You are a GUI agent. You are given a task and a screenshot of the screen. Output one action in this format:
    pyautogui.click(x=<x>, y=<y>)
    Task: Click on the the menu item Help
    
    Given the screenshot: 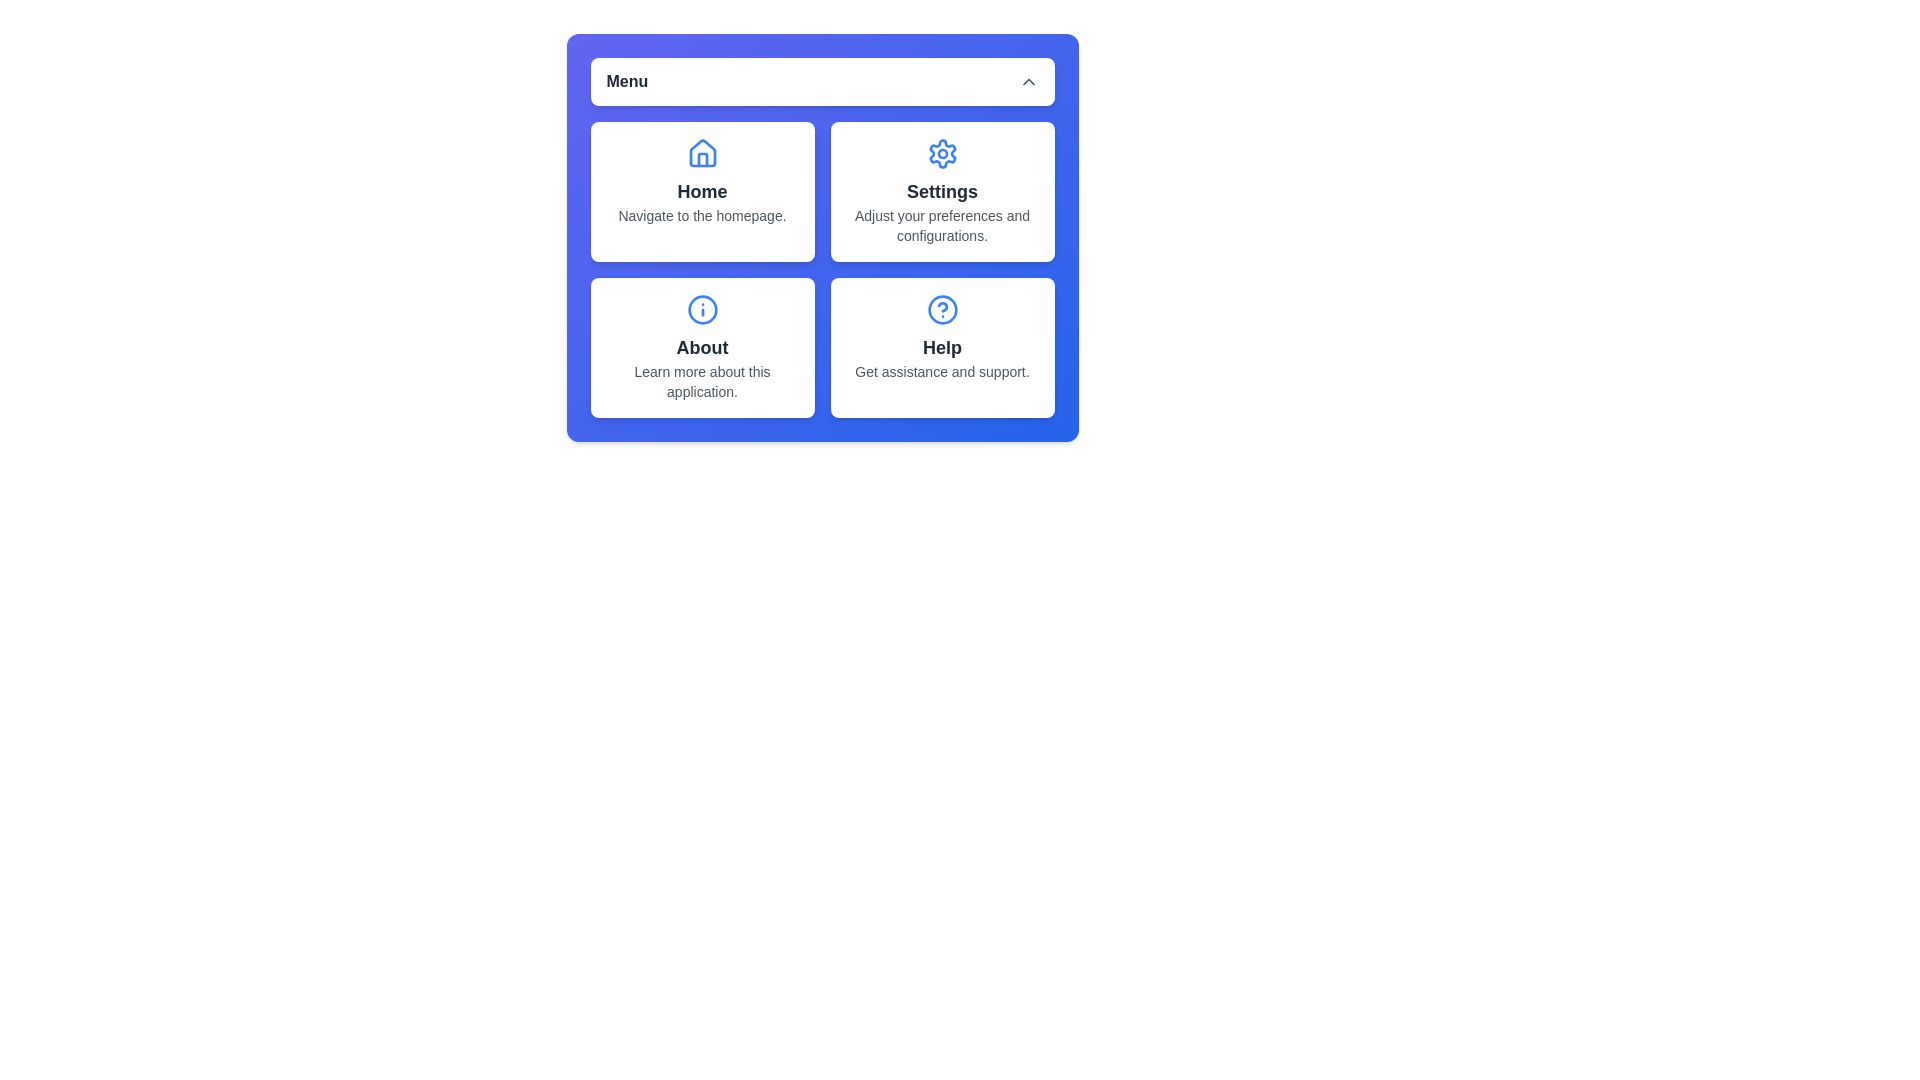 What is the action you would take?
    pyautogui.click(x=941, y=346)
    